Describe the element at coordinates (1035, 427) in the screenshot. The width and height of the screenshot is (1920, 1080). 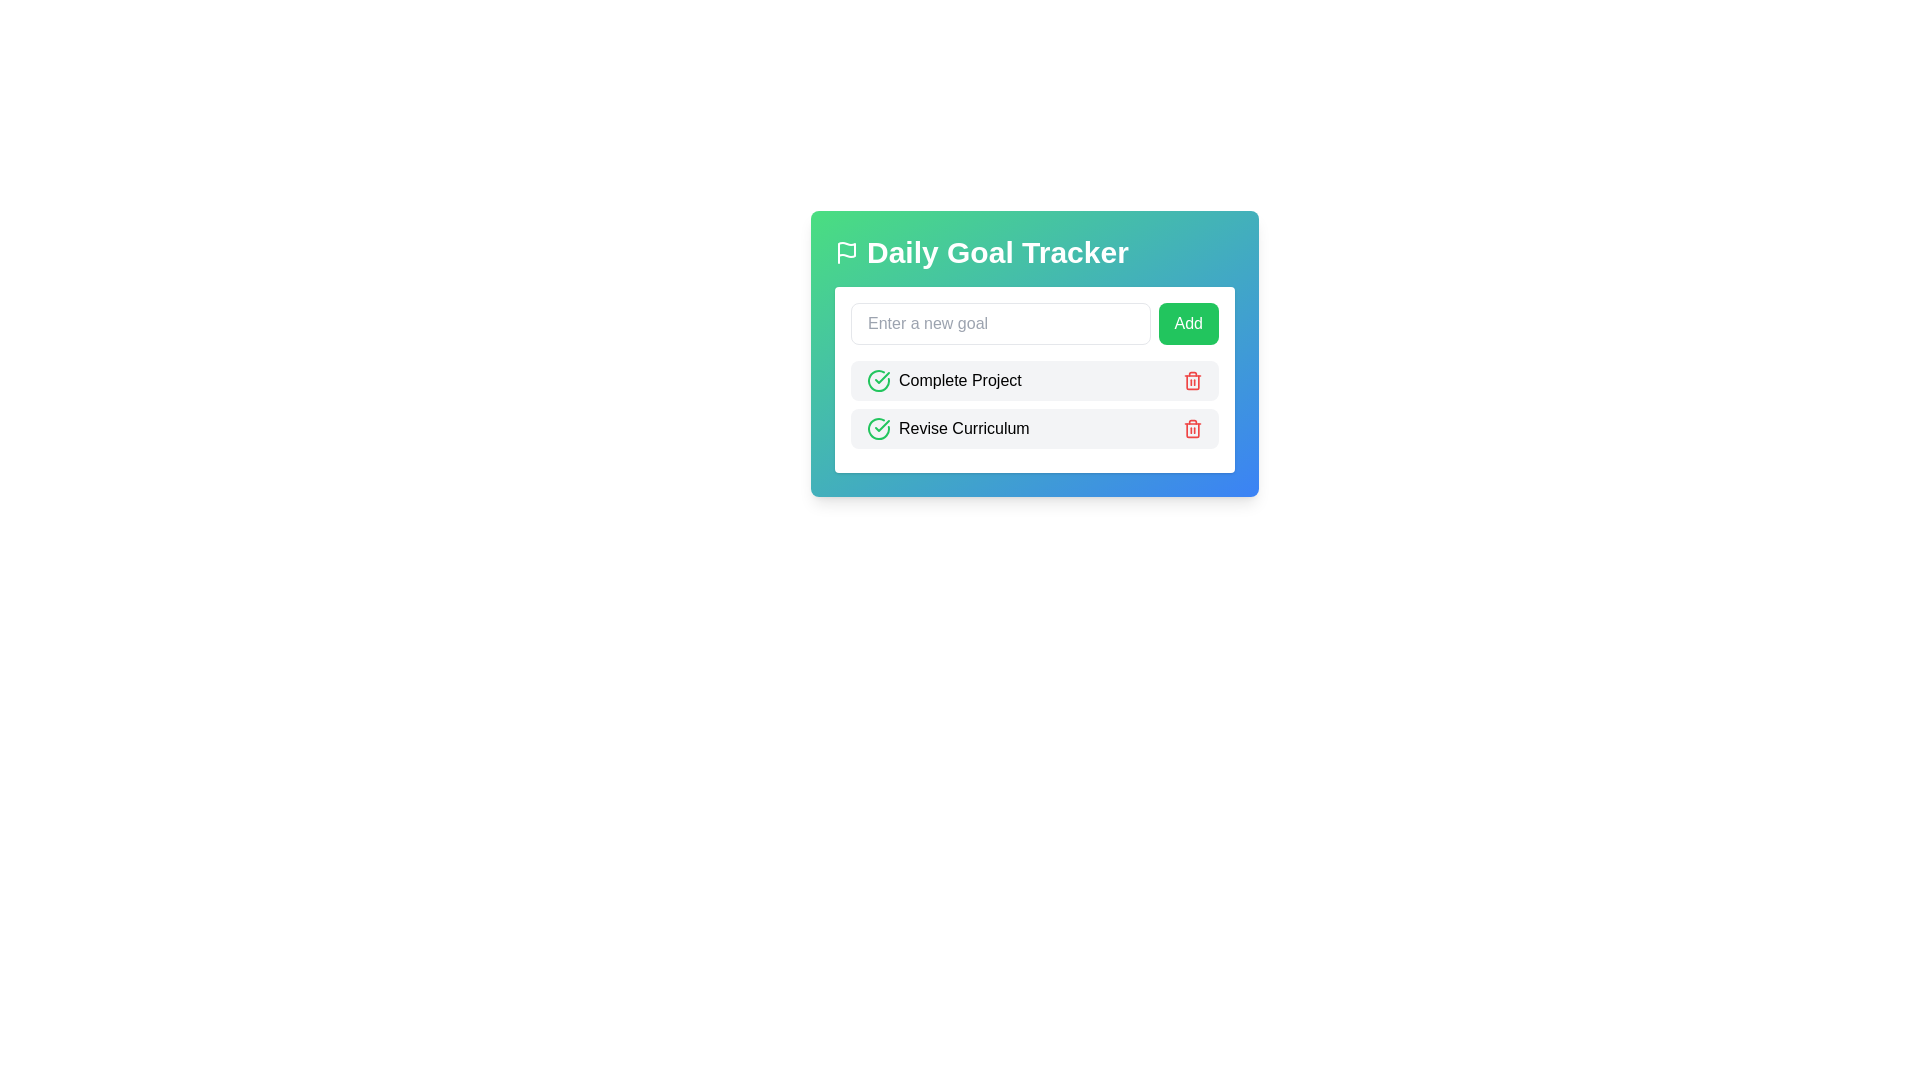
I see `the green checkmark on the task entry labeled 'Revise Curriculum' in the Daily Goal Tracker list to confirm the task` at that location.